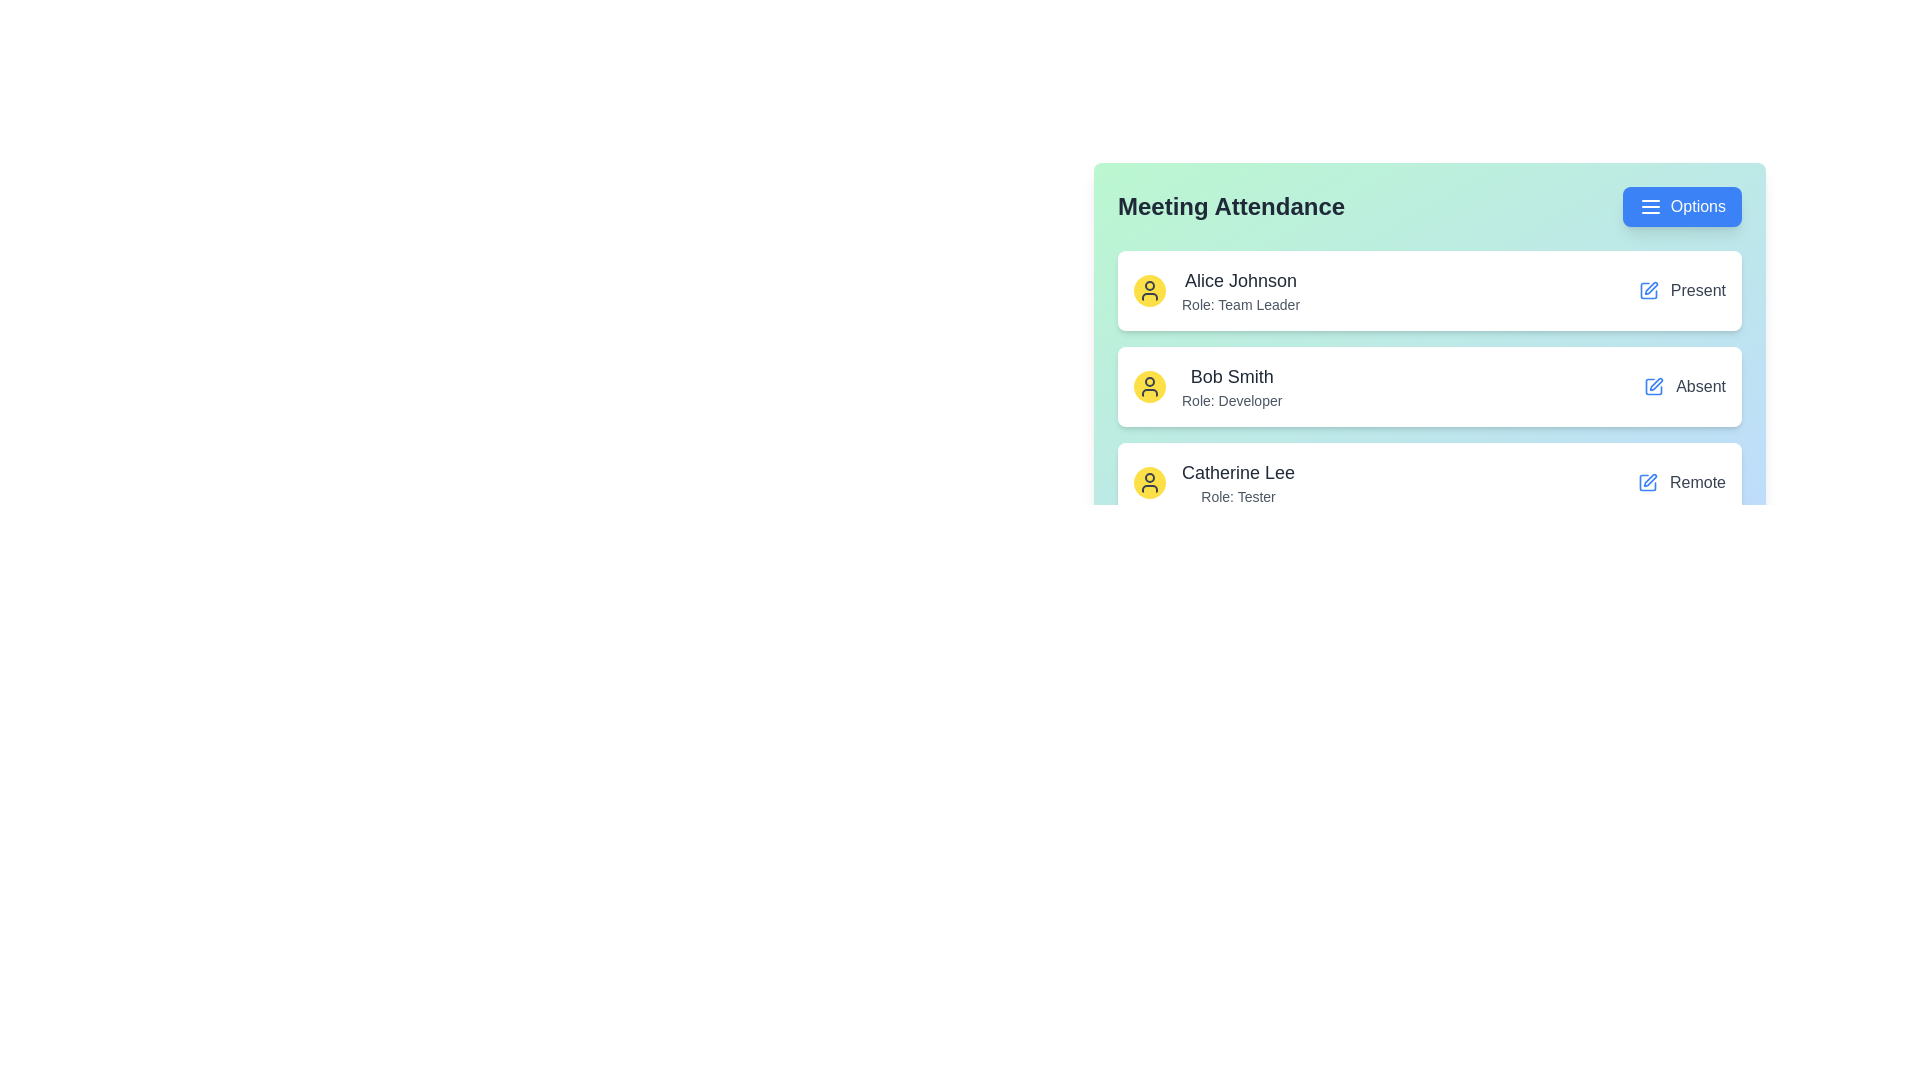  Describe the element at coordinates (1697, 482) in the screenshot. I see `the text label displaying 'Remote', which is located beside the editing icon for 'Catherine Lee' in the 'Meeting Attendance' interface` at that location.